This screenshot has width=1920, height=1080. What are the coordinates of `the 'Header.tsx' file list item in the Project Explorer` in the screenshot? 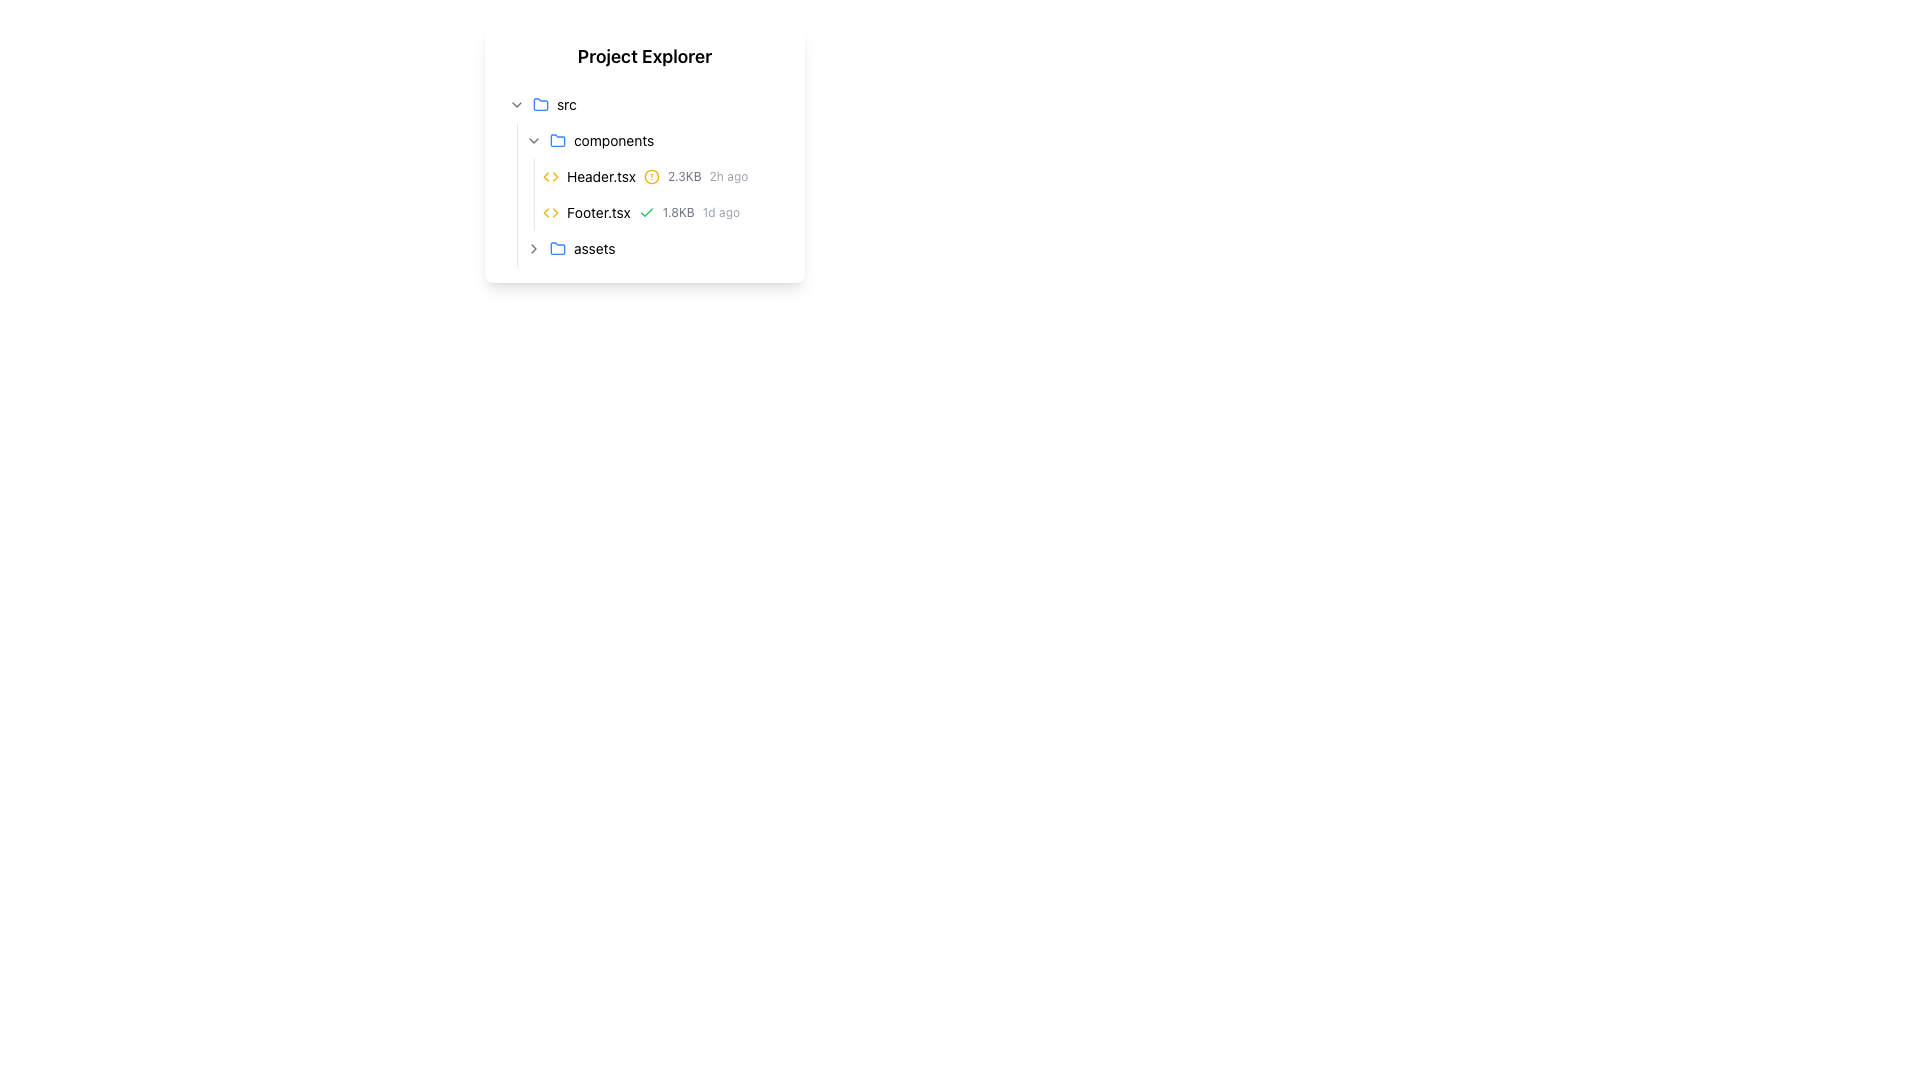 It's located at (662, 176).